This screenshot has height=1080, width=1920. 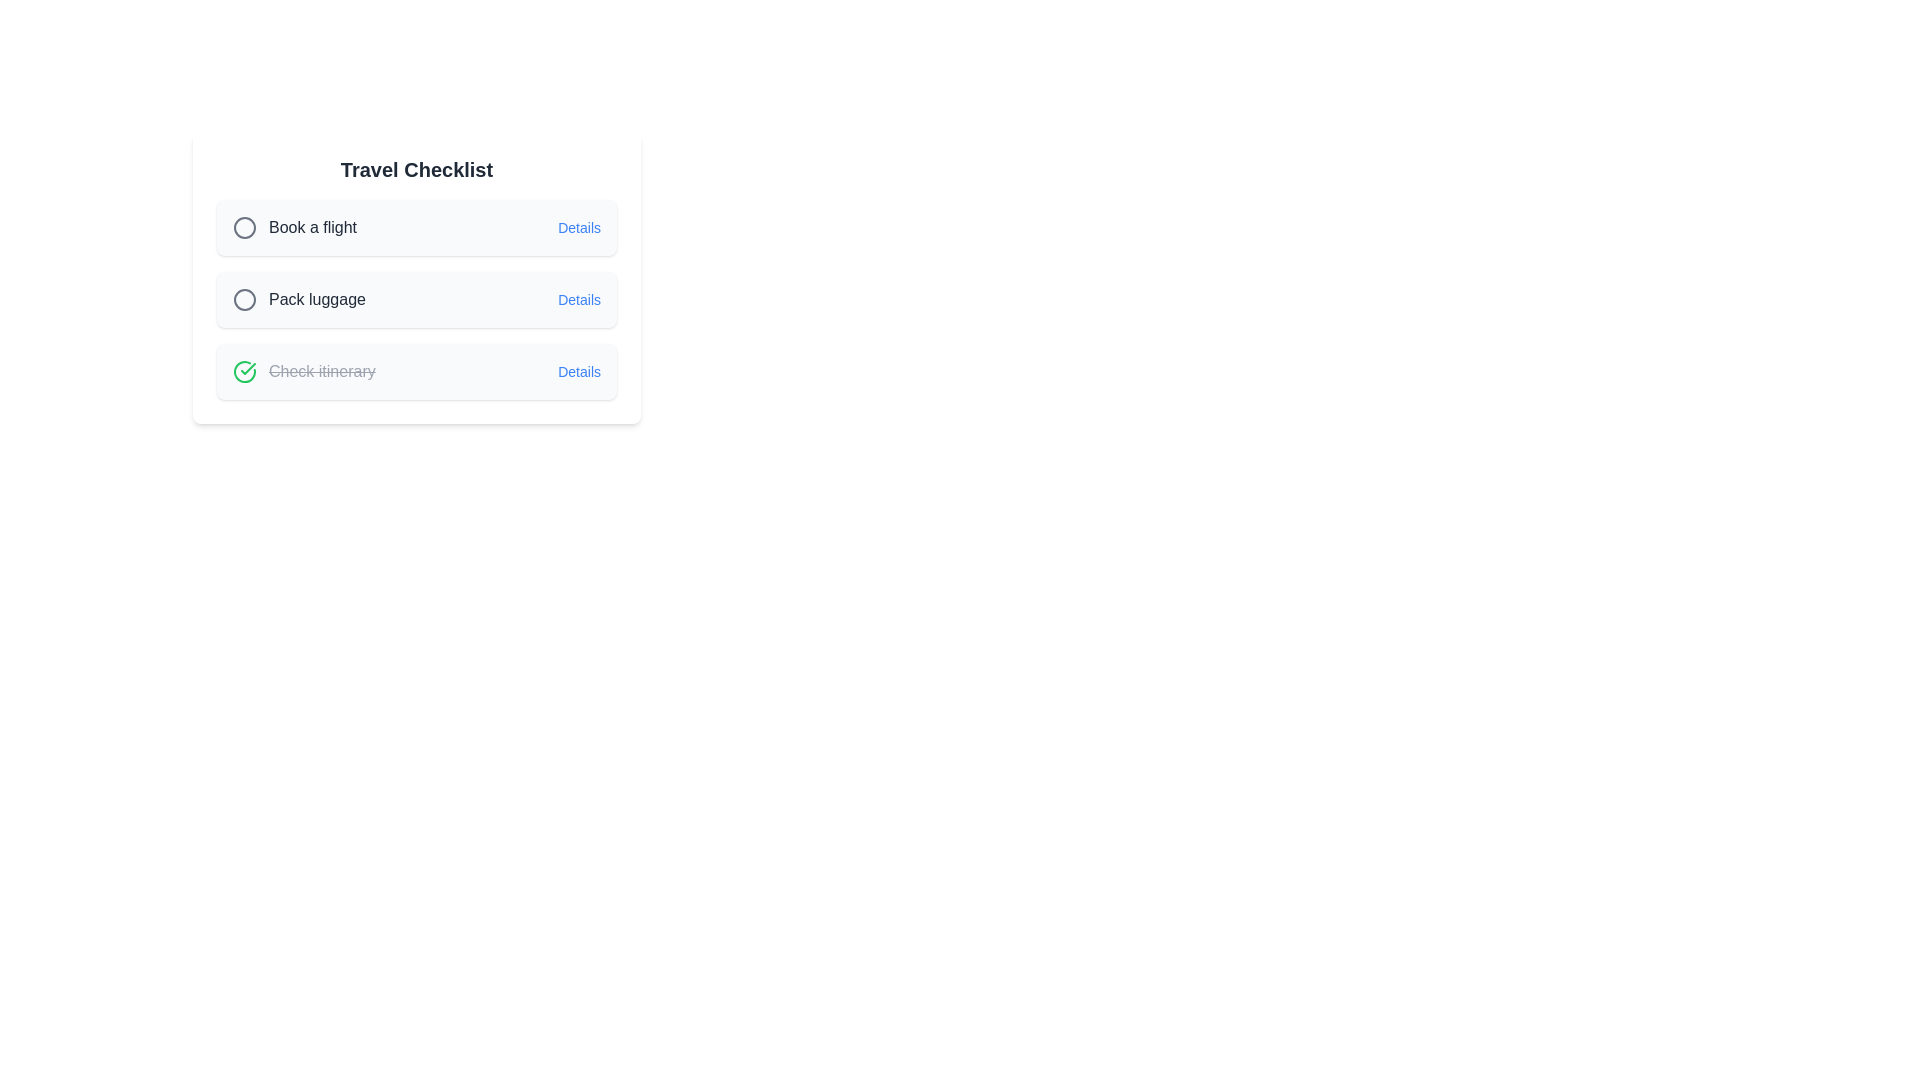 I want to click on the checklist item representing the task 'Pack luggage', so click(x=416, y=300).